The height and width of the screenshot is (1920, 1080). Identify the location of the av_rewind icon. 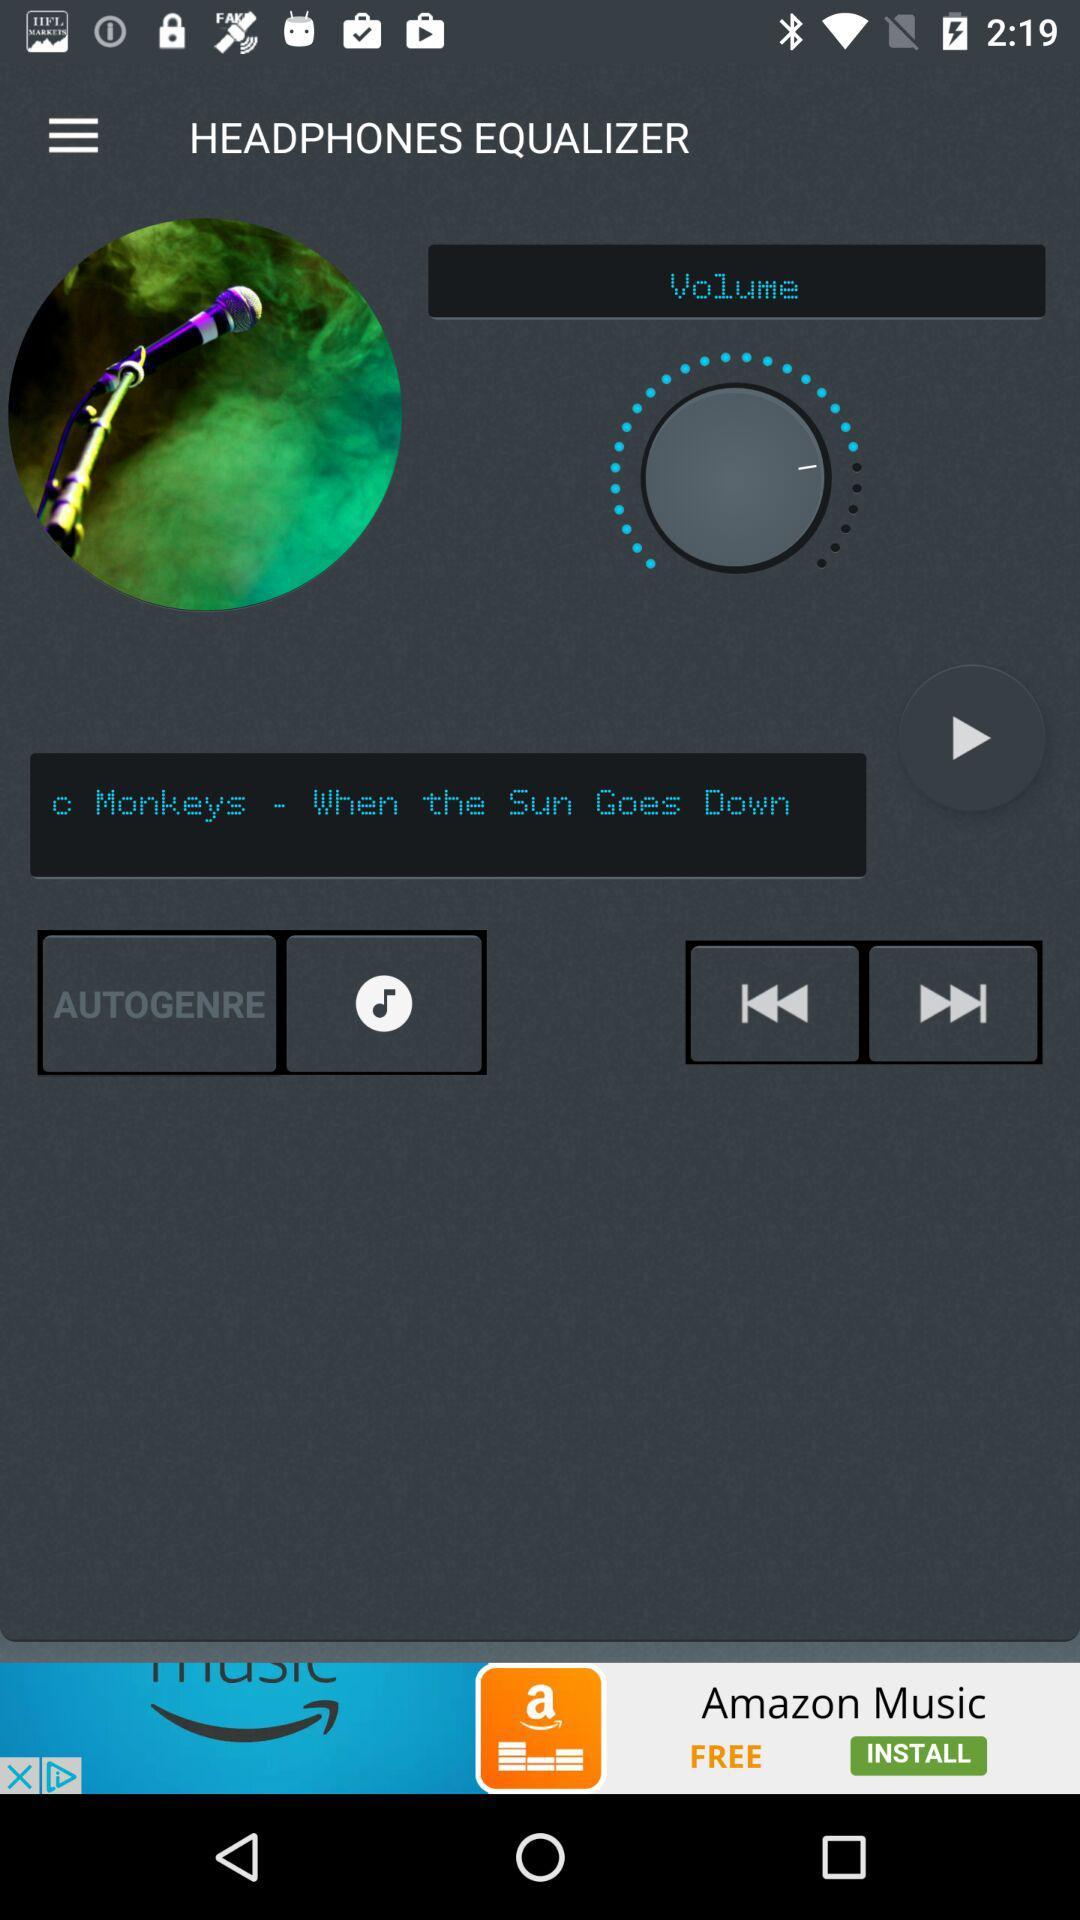
(773, 1003).